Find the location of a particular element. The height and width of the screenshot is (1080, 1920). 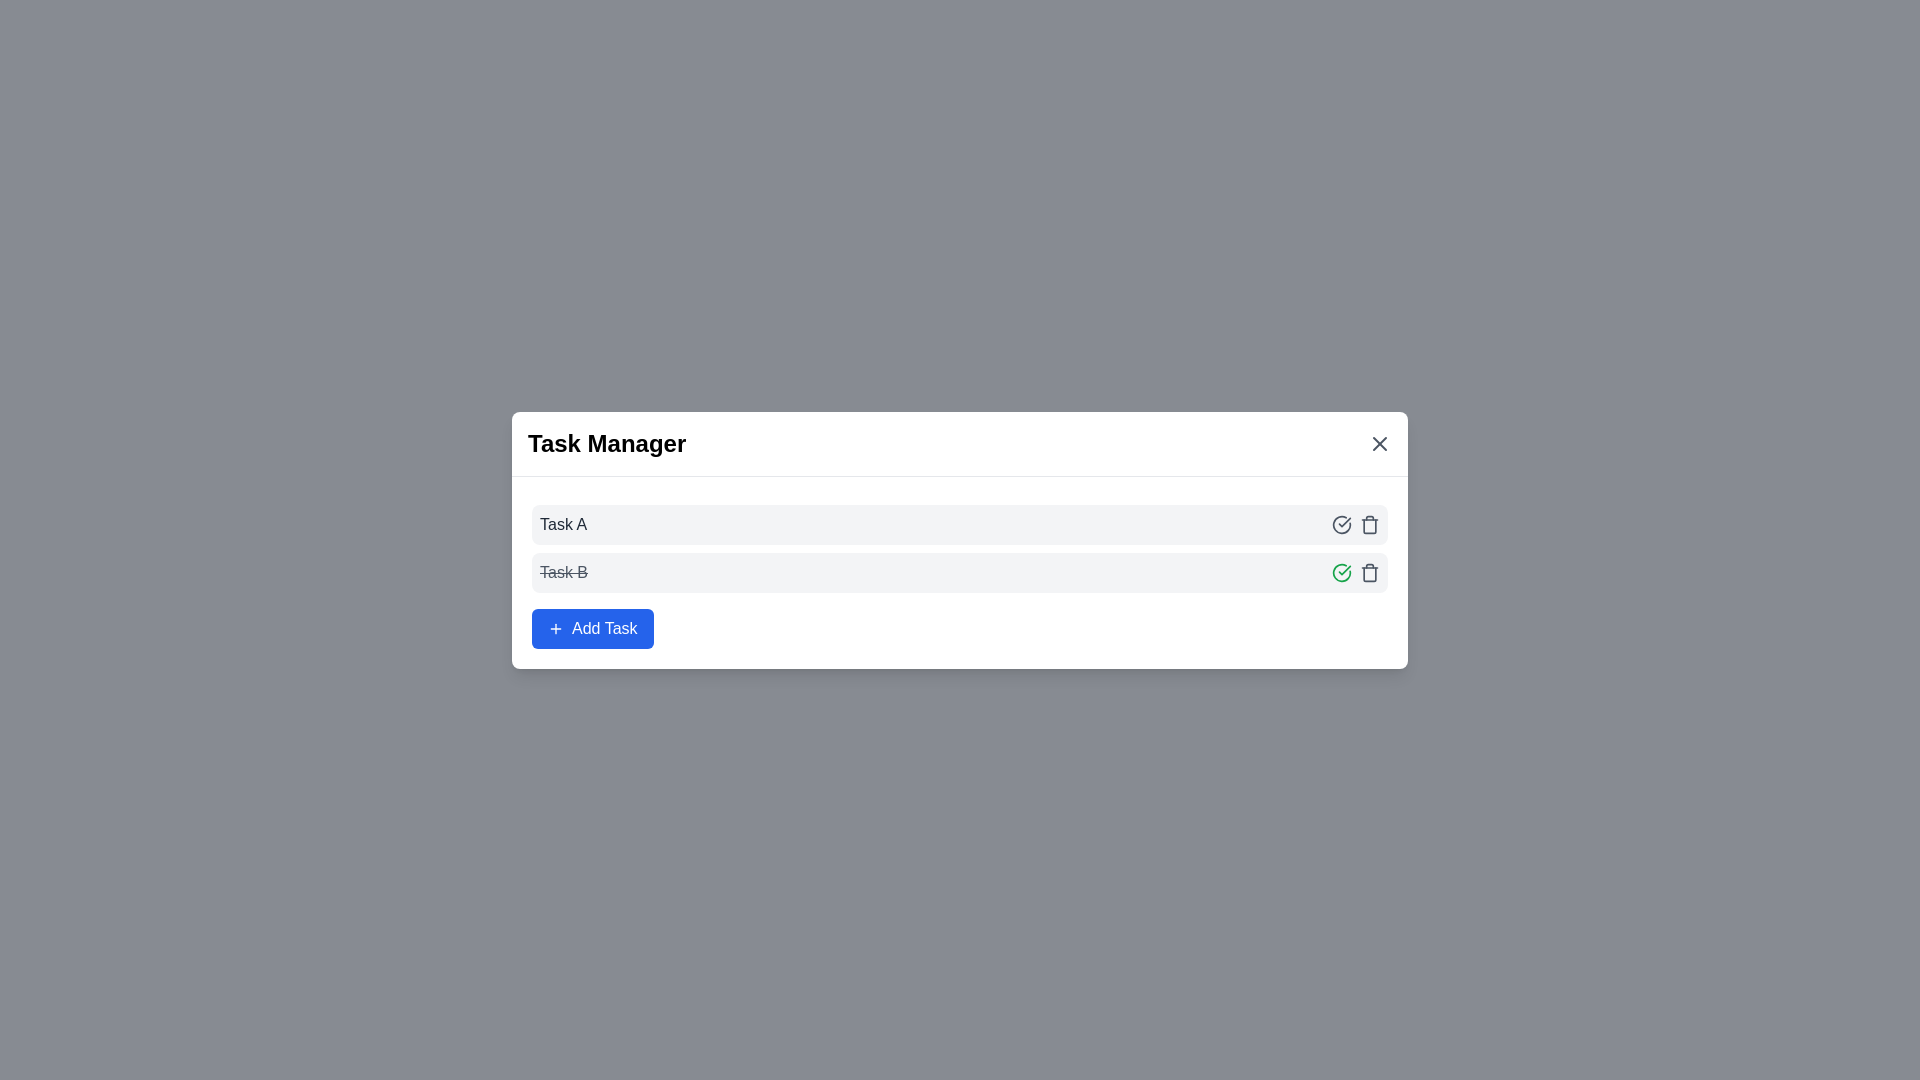

the green checkmark icon located adjacent to the right of the text box labeled 'Task B' in the task list is located at coordinates (1342, 571).